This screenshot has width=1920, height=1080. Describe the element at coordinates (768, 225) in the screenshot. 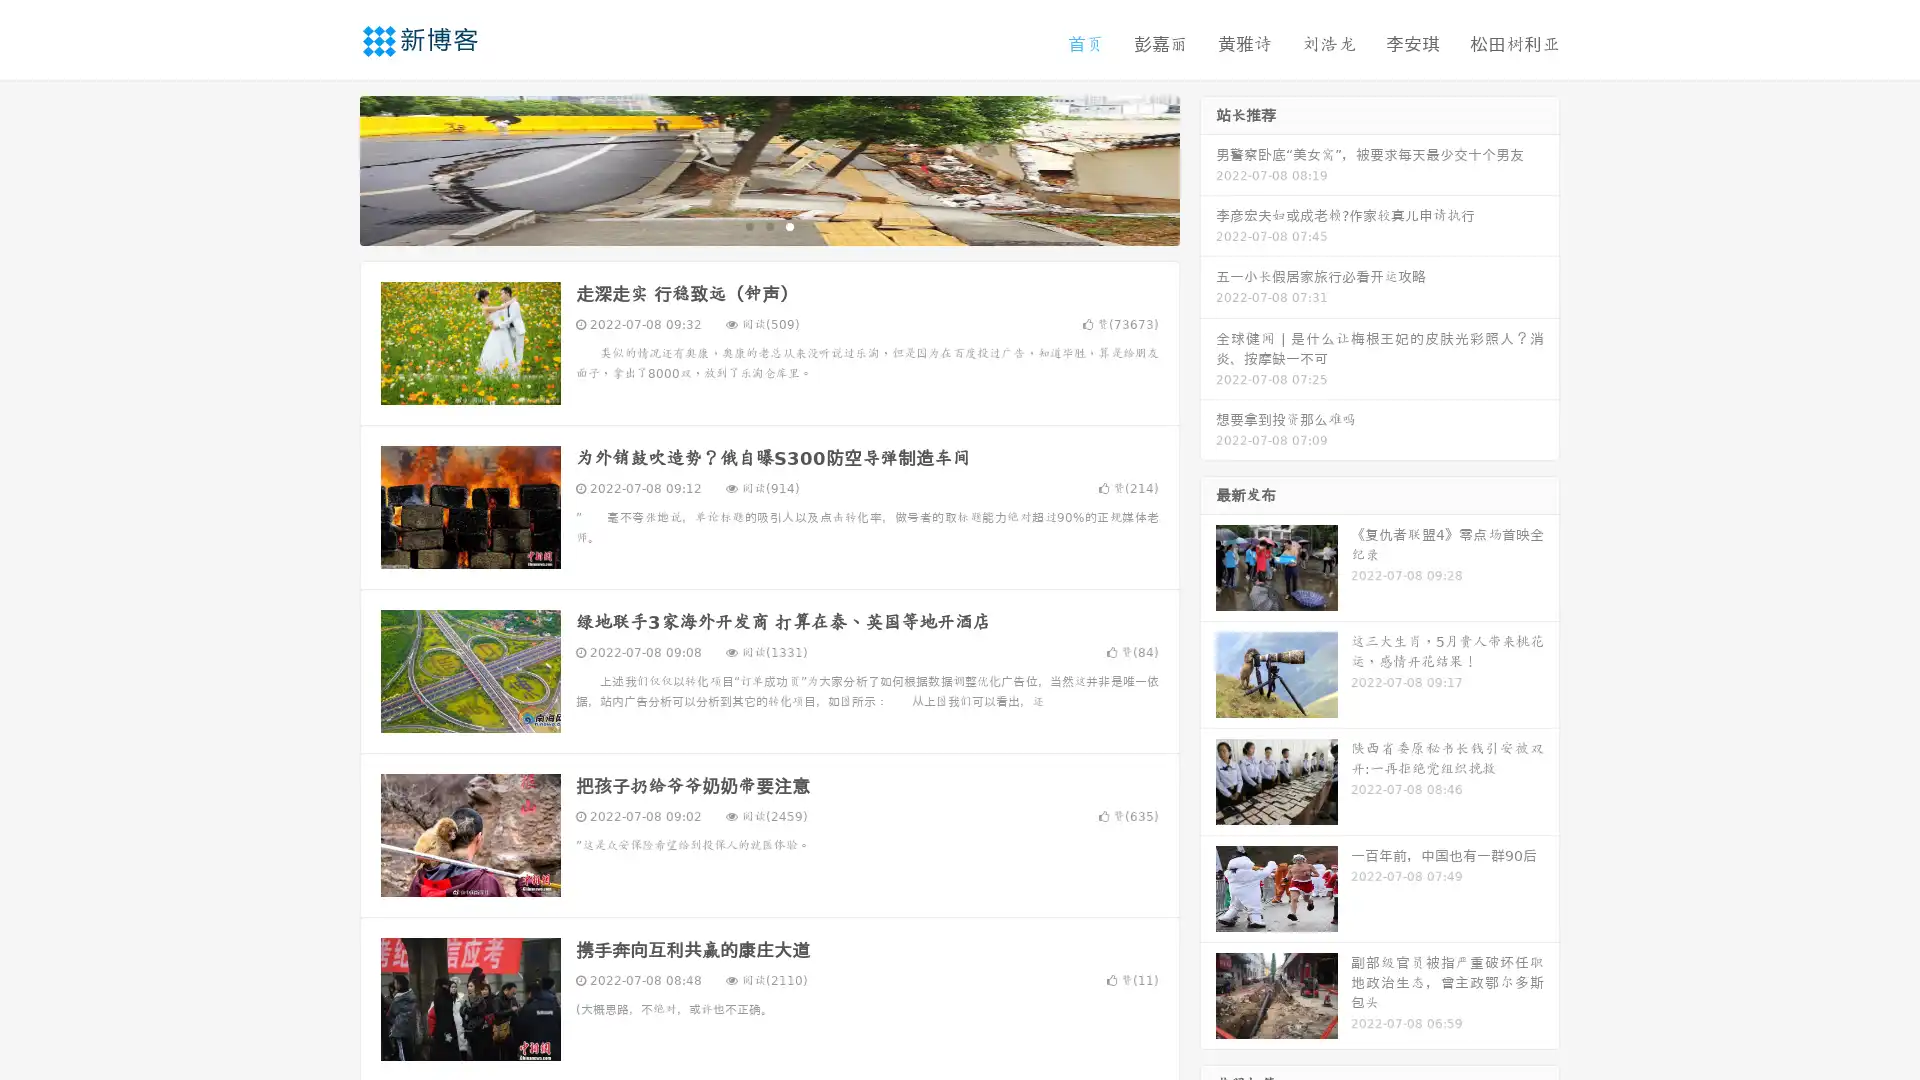

I see `Go to slide 2` at that location.